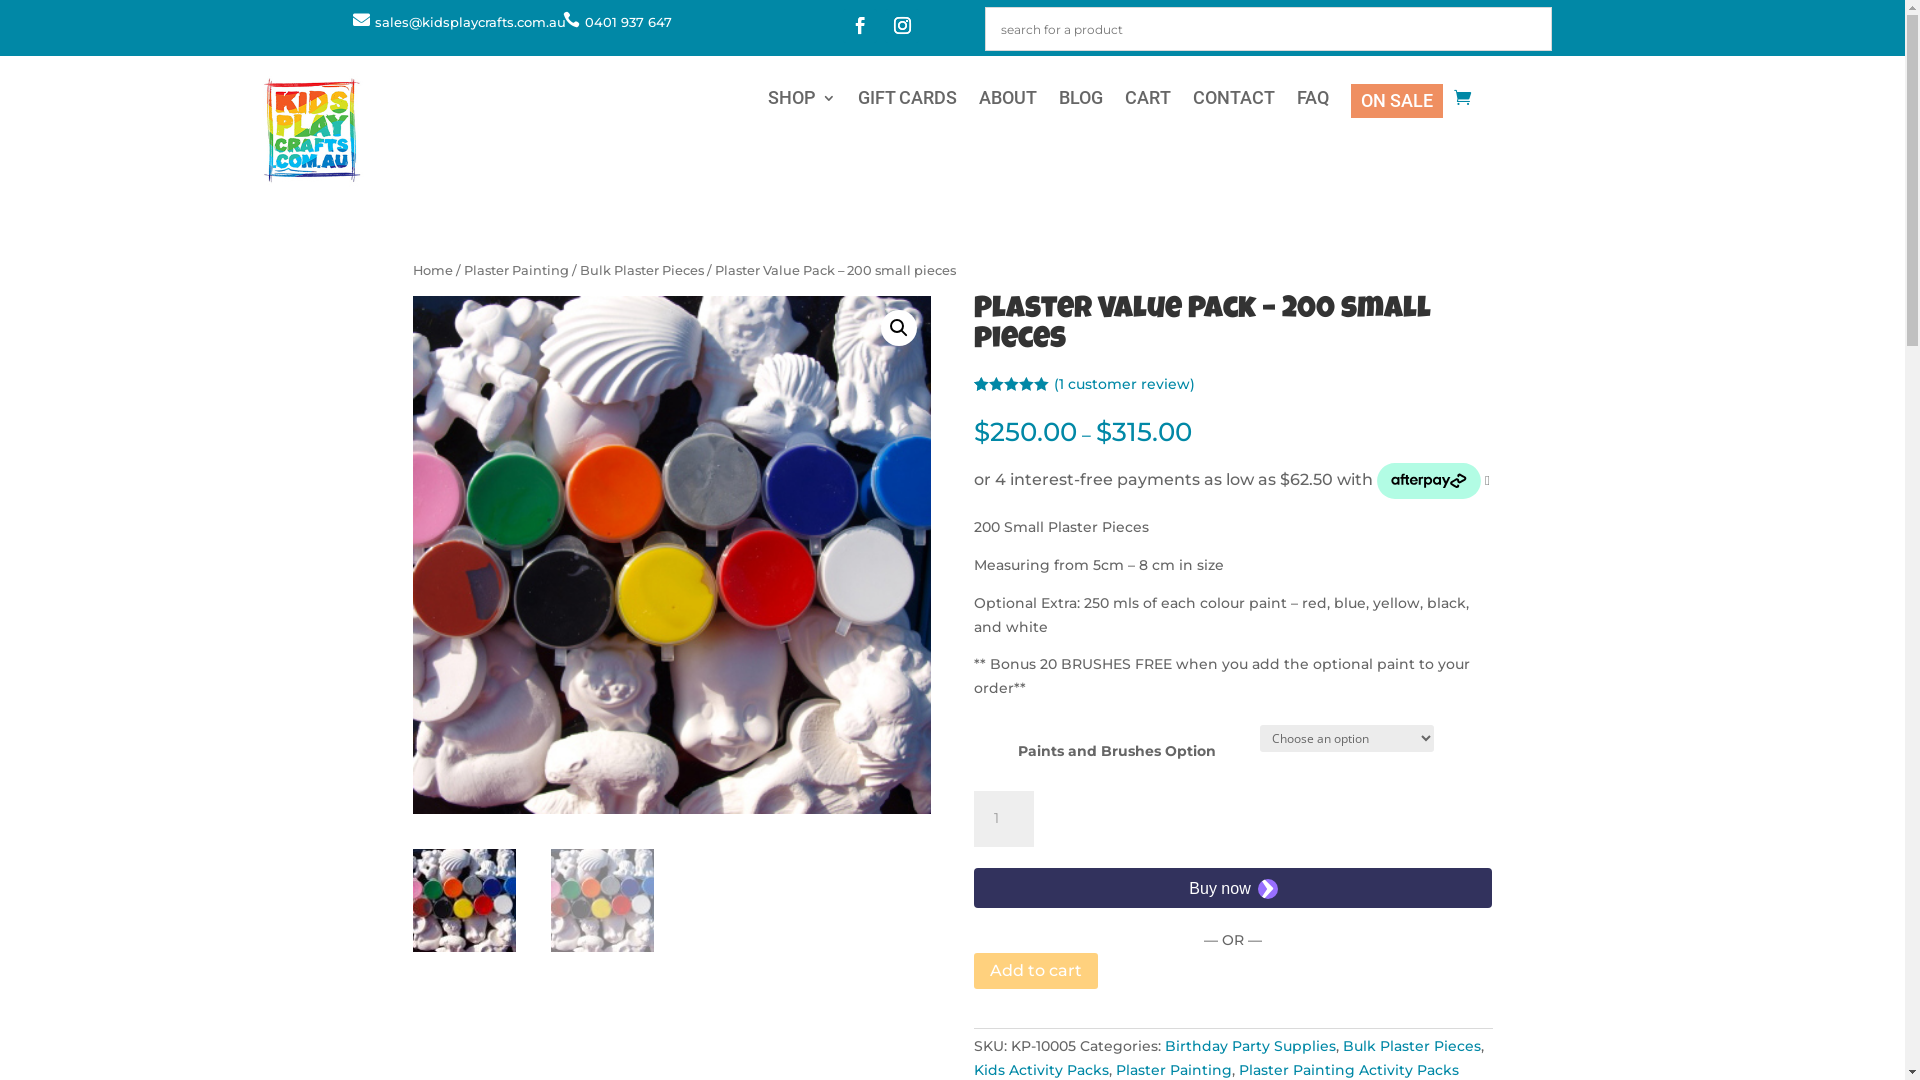  I want to click on 'SHOP', so click(767, 104).